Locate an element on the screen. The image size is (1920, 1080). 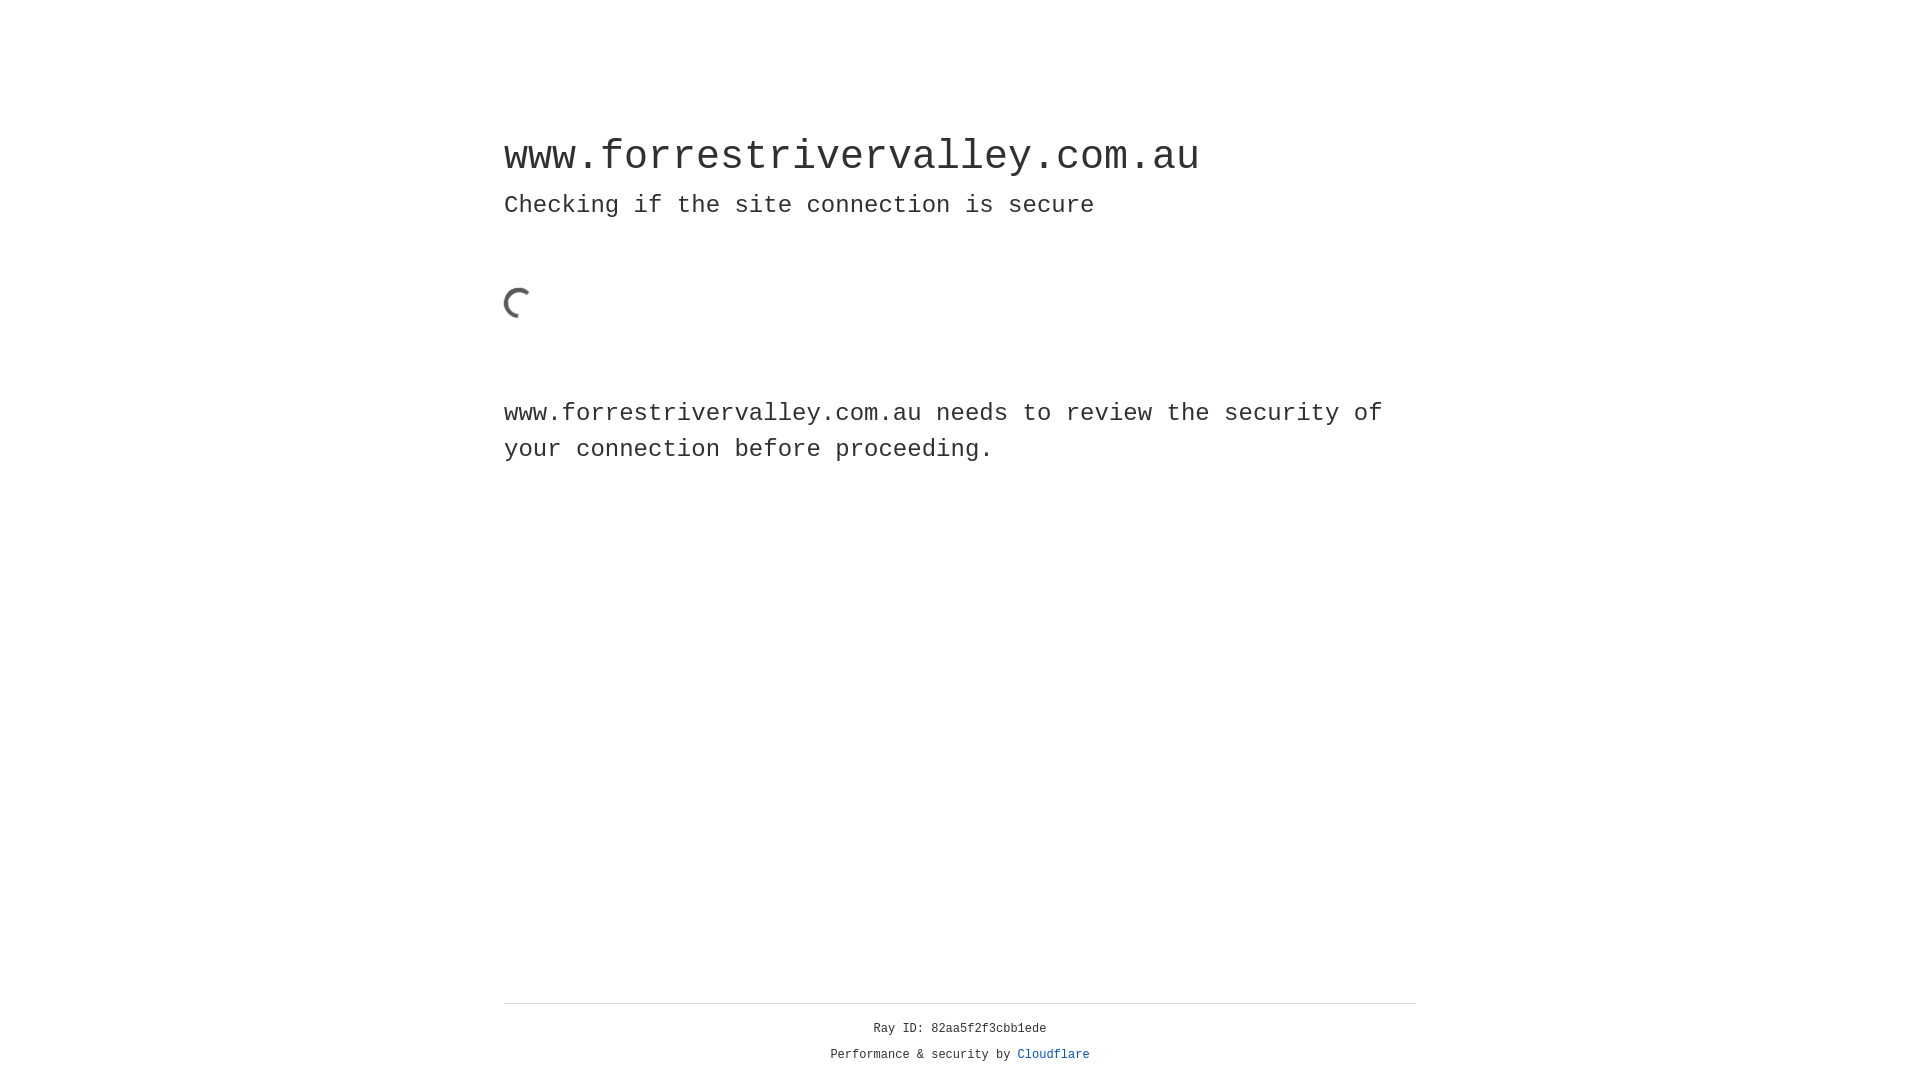
'Cloudflare' is located at coordinates (1053, 1054).